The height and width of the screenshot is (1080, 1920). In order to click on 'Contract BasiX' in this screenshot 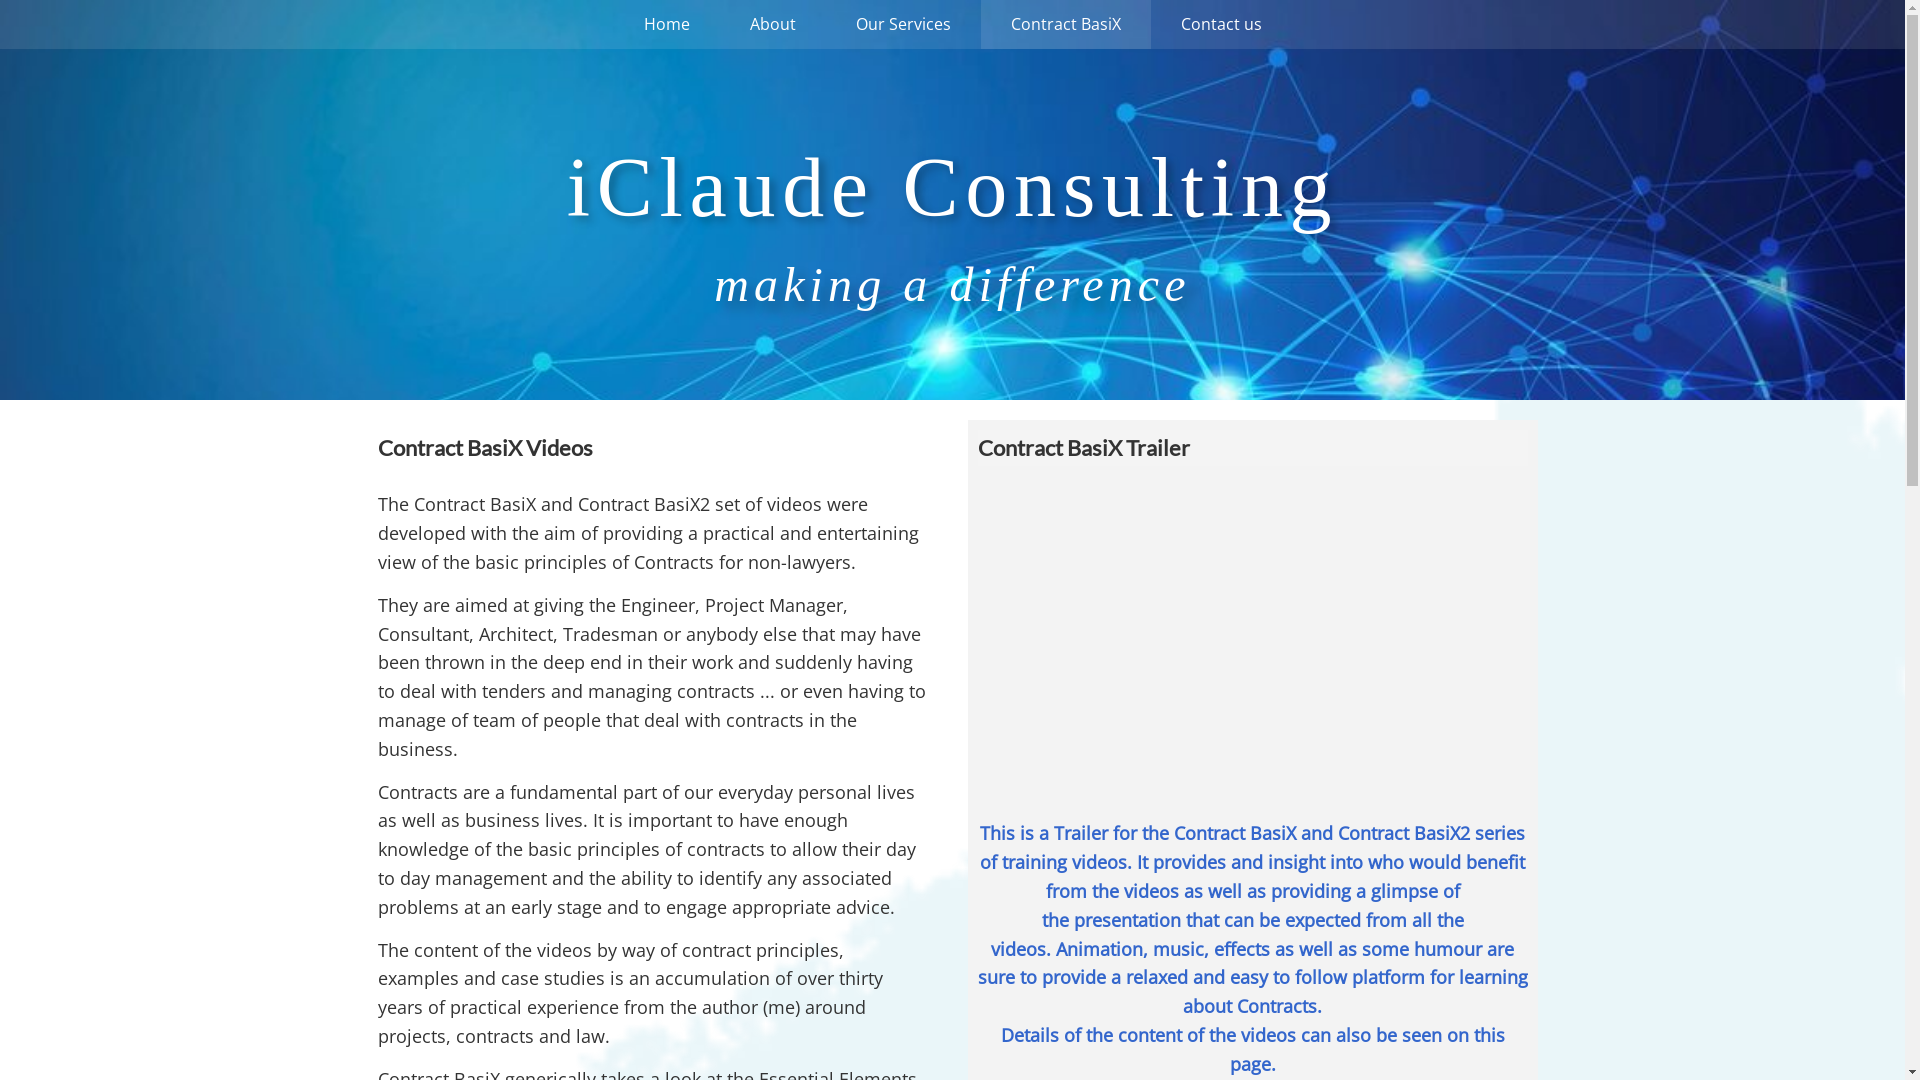, I will do `click(1064, 24)`.